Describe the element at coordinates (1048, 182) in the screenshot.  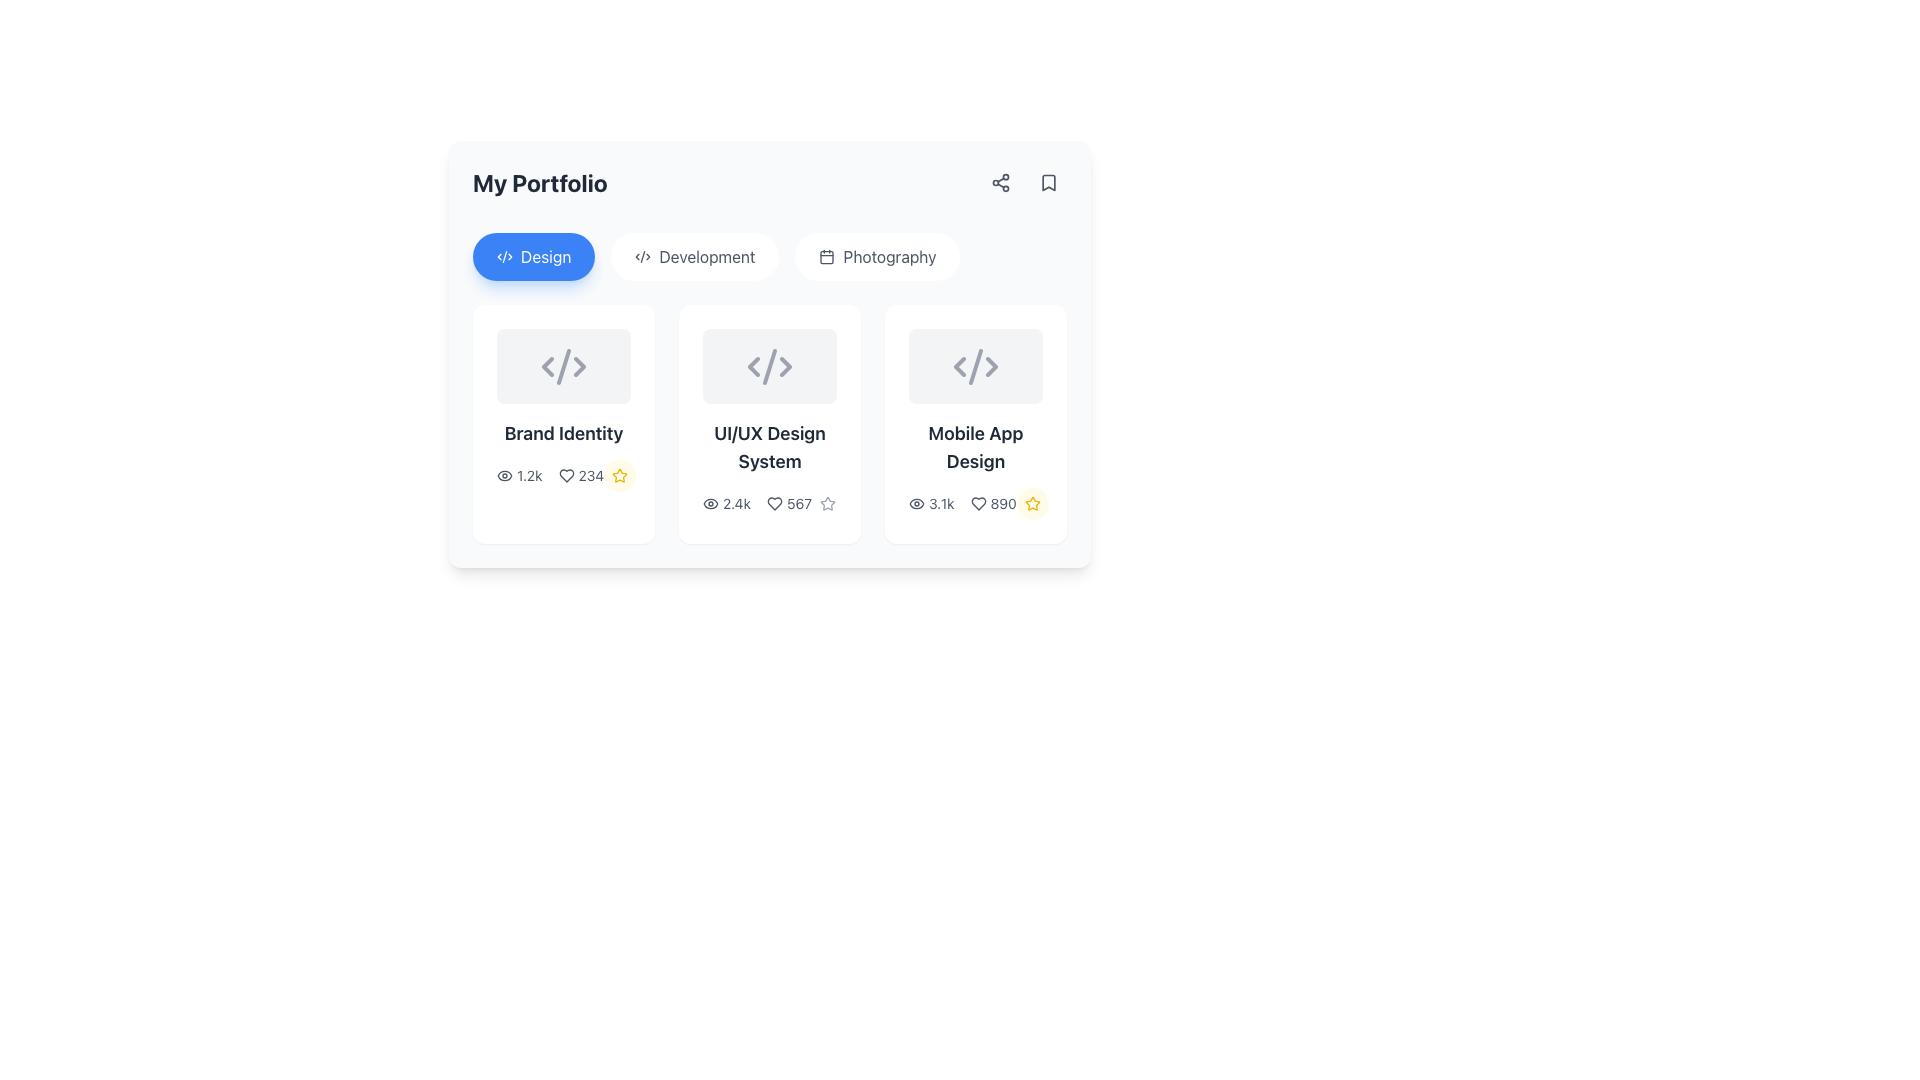
I see `the bookmark icon located at the top-right of the card layout` at that location.